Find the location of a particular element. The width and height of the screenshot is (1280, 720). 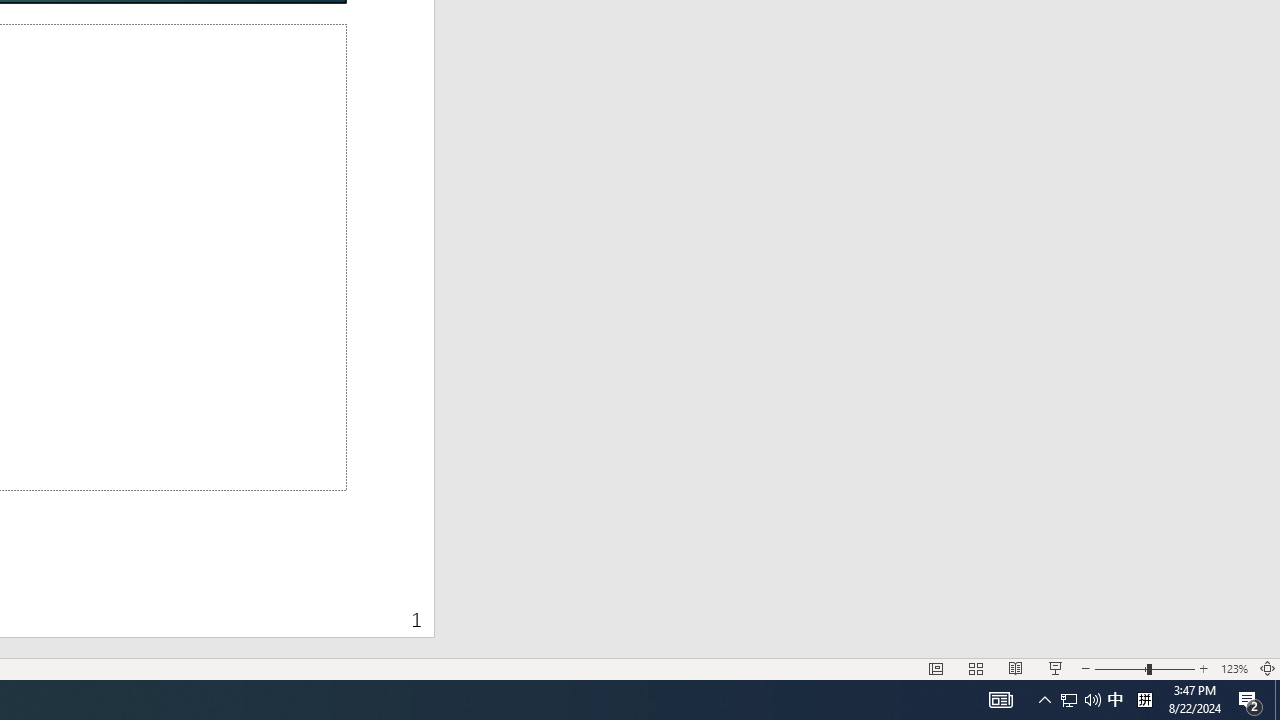

'Zoom In' is located at coordinates (1203, 669).